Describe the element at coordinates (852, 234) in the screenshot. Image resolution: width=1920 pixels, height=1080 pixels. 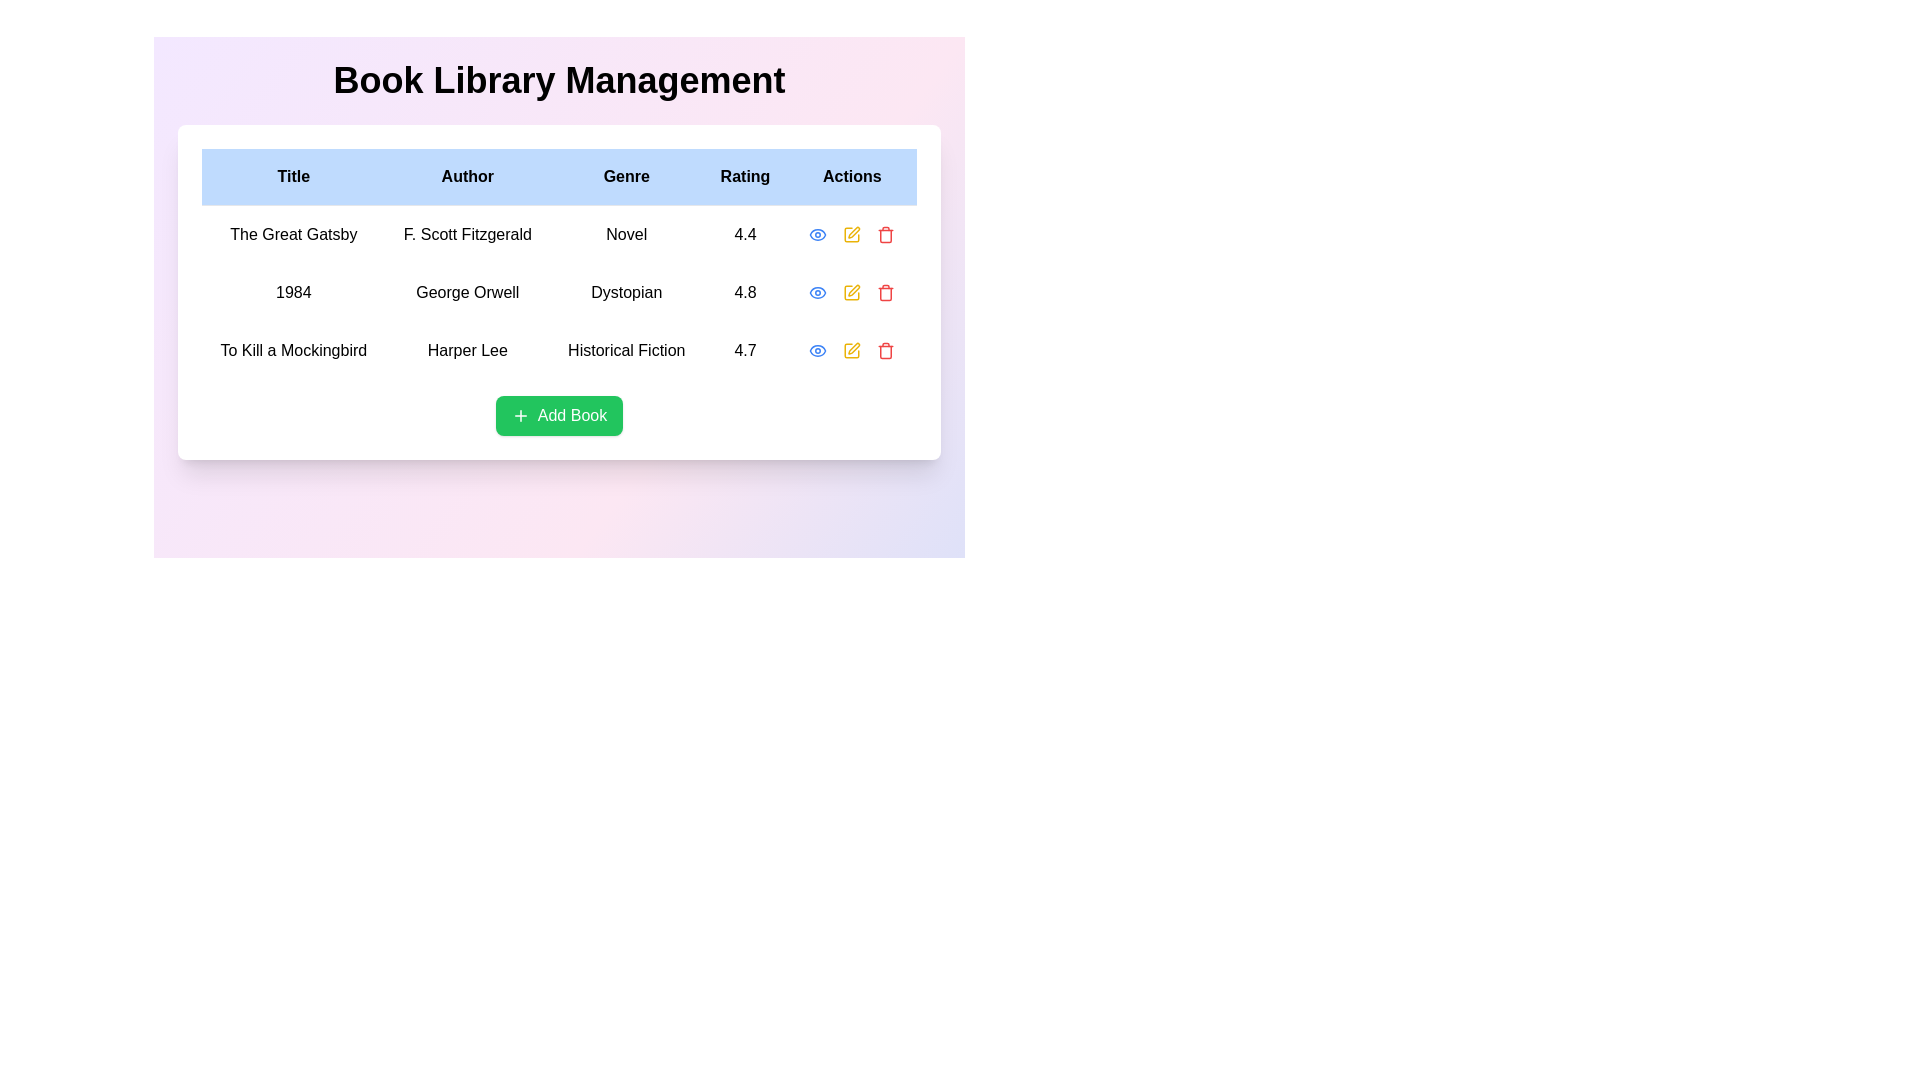
I see `the small yellow edit icon located in the 'Actions' column of the first row of the table for accessibility actions` at that location.